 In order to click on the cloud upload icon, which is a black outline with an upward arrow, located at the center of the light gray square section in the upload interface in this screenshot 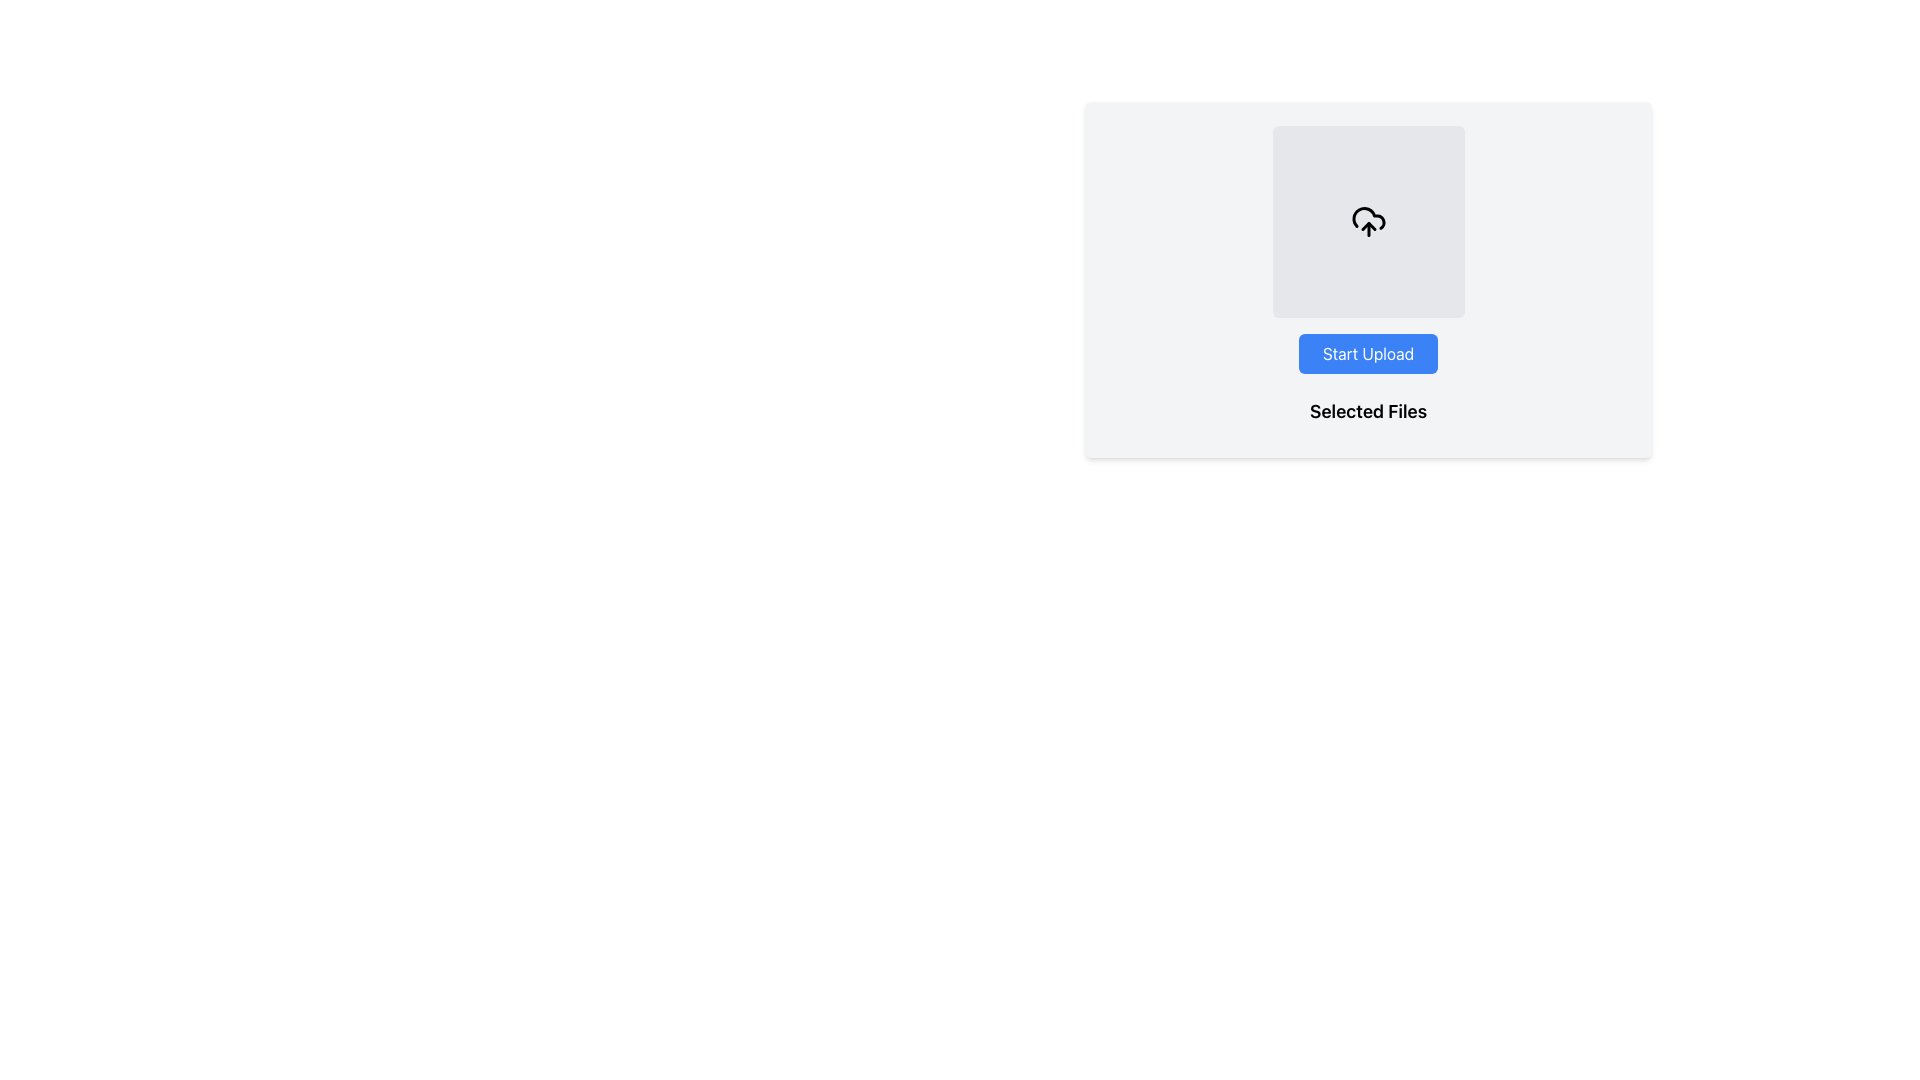, I will do `click(1367, 222)`.